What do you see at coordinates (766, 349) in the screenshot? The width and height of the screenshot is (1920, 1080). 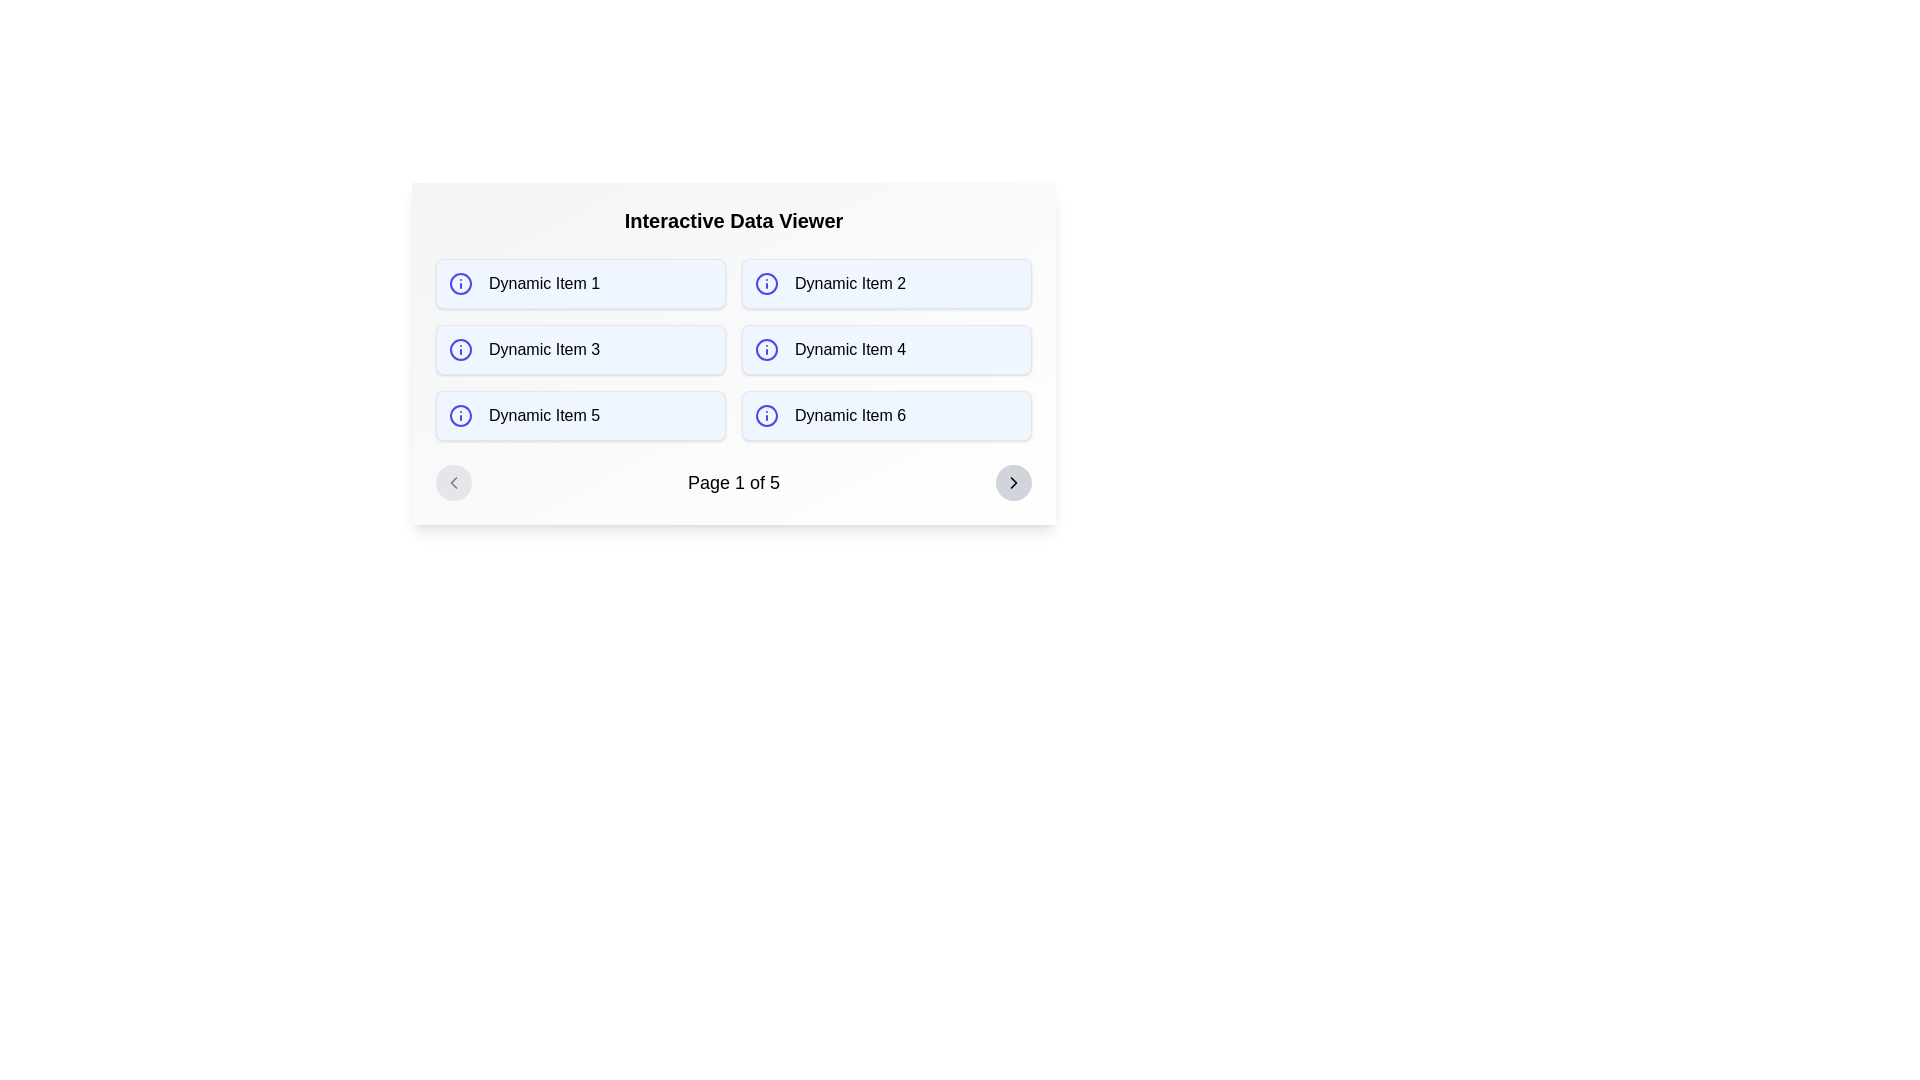 I see `the informational icon within the 'Dynamic Item 4' box` at bounding box center [766, 349].